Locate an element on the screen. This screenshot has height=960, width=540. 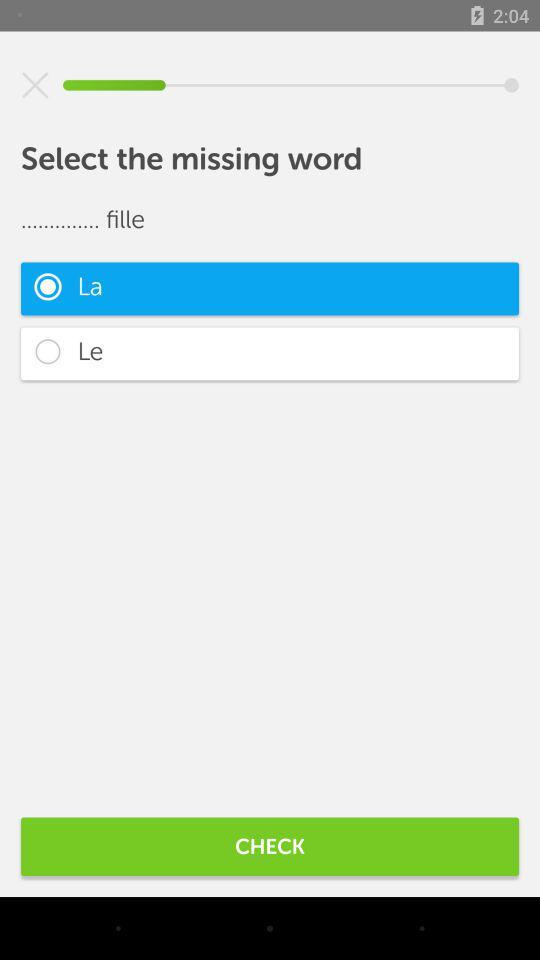
the icon above the select the missing icon is located at coordinates (35, 85).